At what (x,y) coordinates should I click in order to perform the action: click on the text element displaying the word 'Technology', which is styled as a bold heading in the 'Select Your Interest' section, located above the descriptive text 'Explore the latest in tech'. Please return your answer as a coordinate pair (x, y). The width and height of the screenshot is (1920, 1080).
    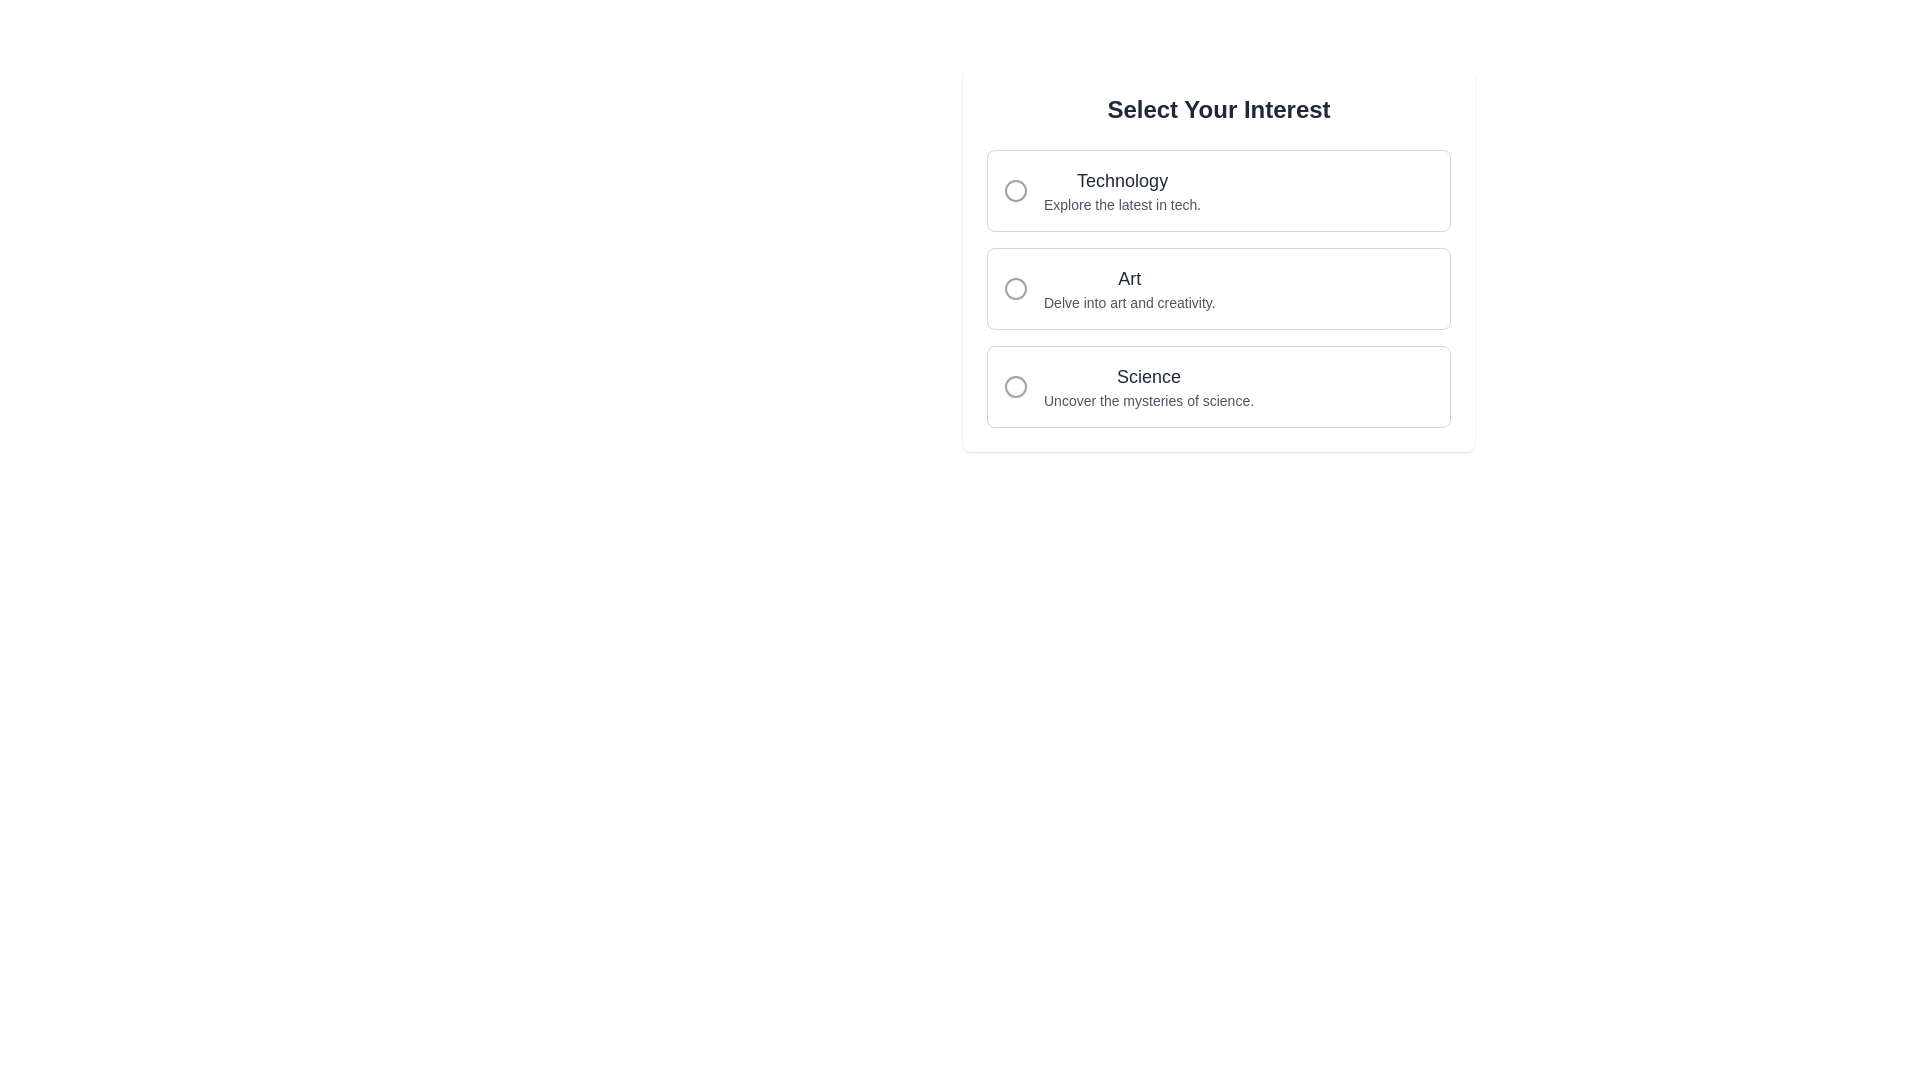
    Looking at the image, I should click on (1122, 181).